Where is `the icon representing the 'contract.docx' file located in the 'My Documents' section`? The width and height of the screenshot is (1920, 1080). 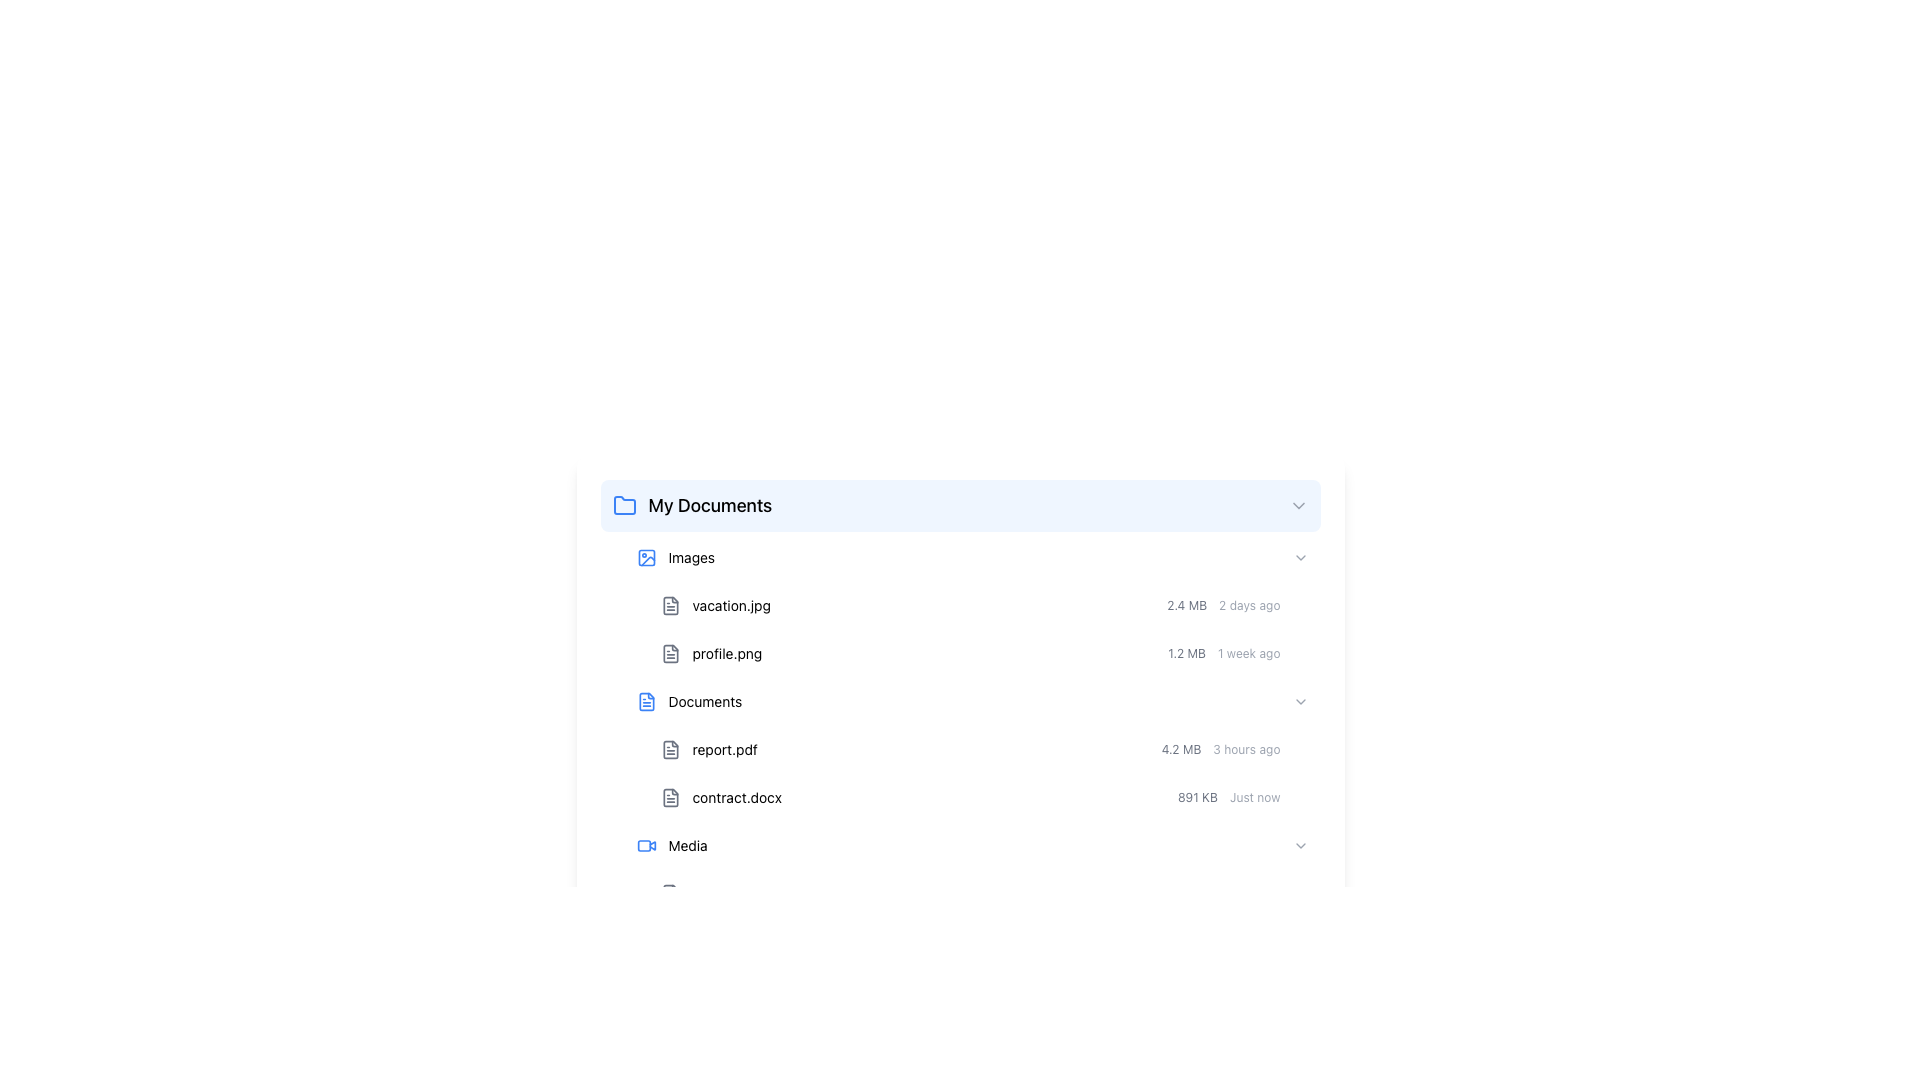
the icon representing the 'contract.docx' file located in the 'My Documents' section is located at coordinates (670, 797).